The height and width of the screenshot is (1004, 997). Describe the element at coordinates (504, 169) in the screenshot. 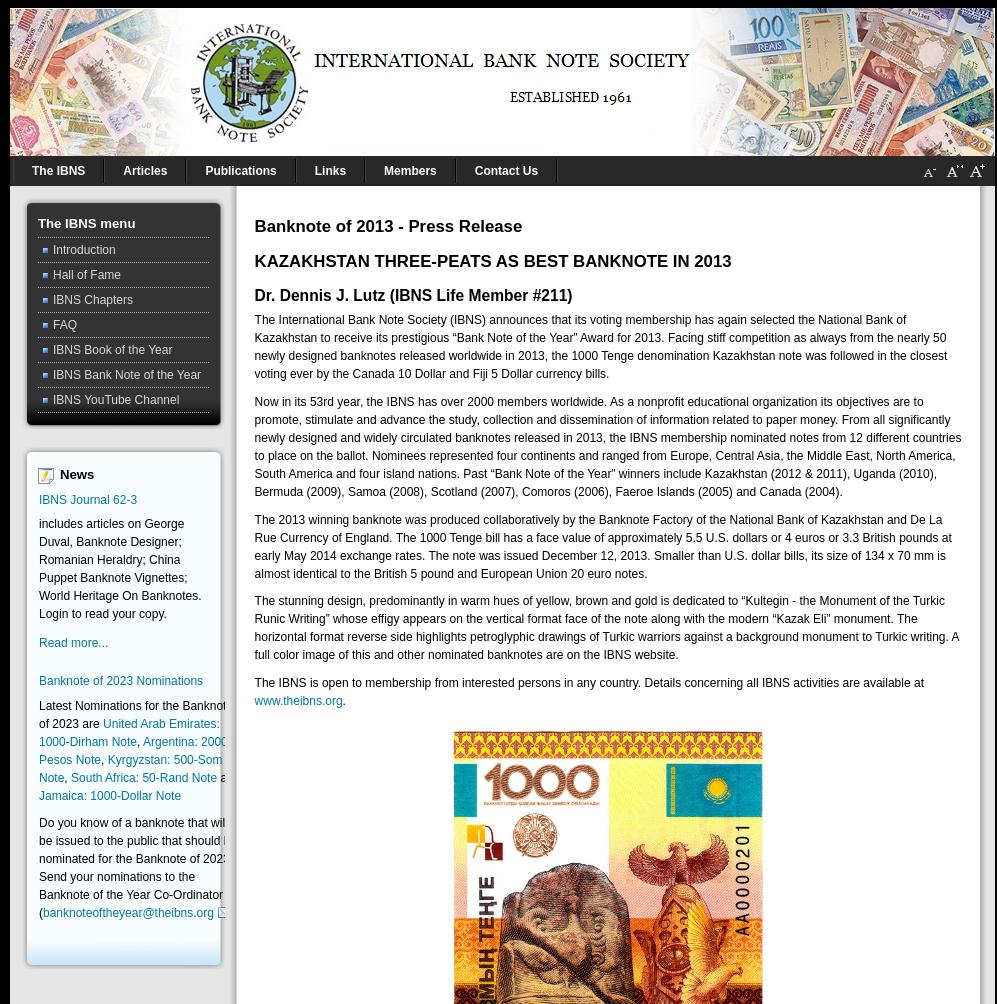

I see `'Contact Us'` at that location.